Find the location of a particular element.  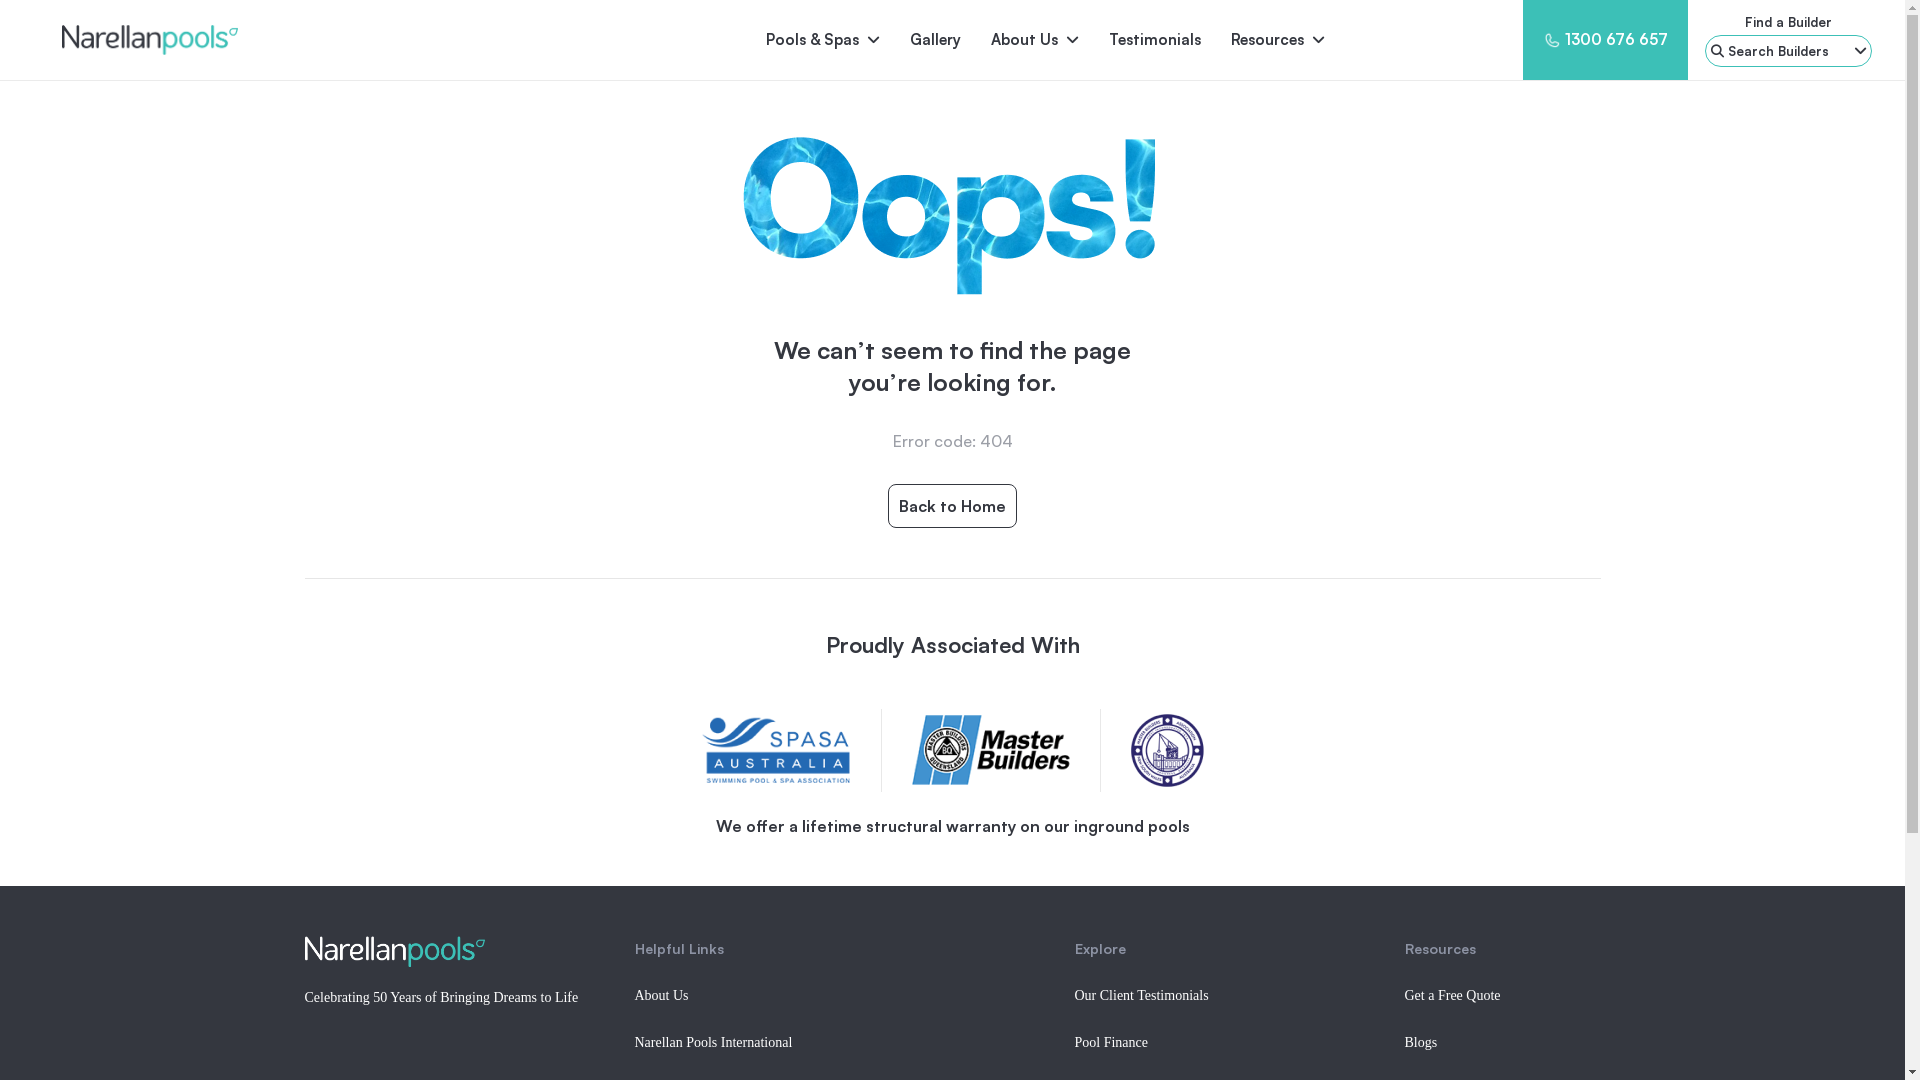

'Search Builders' is located at coordinates (1788, 49).